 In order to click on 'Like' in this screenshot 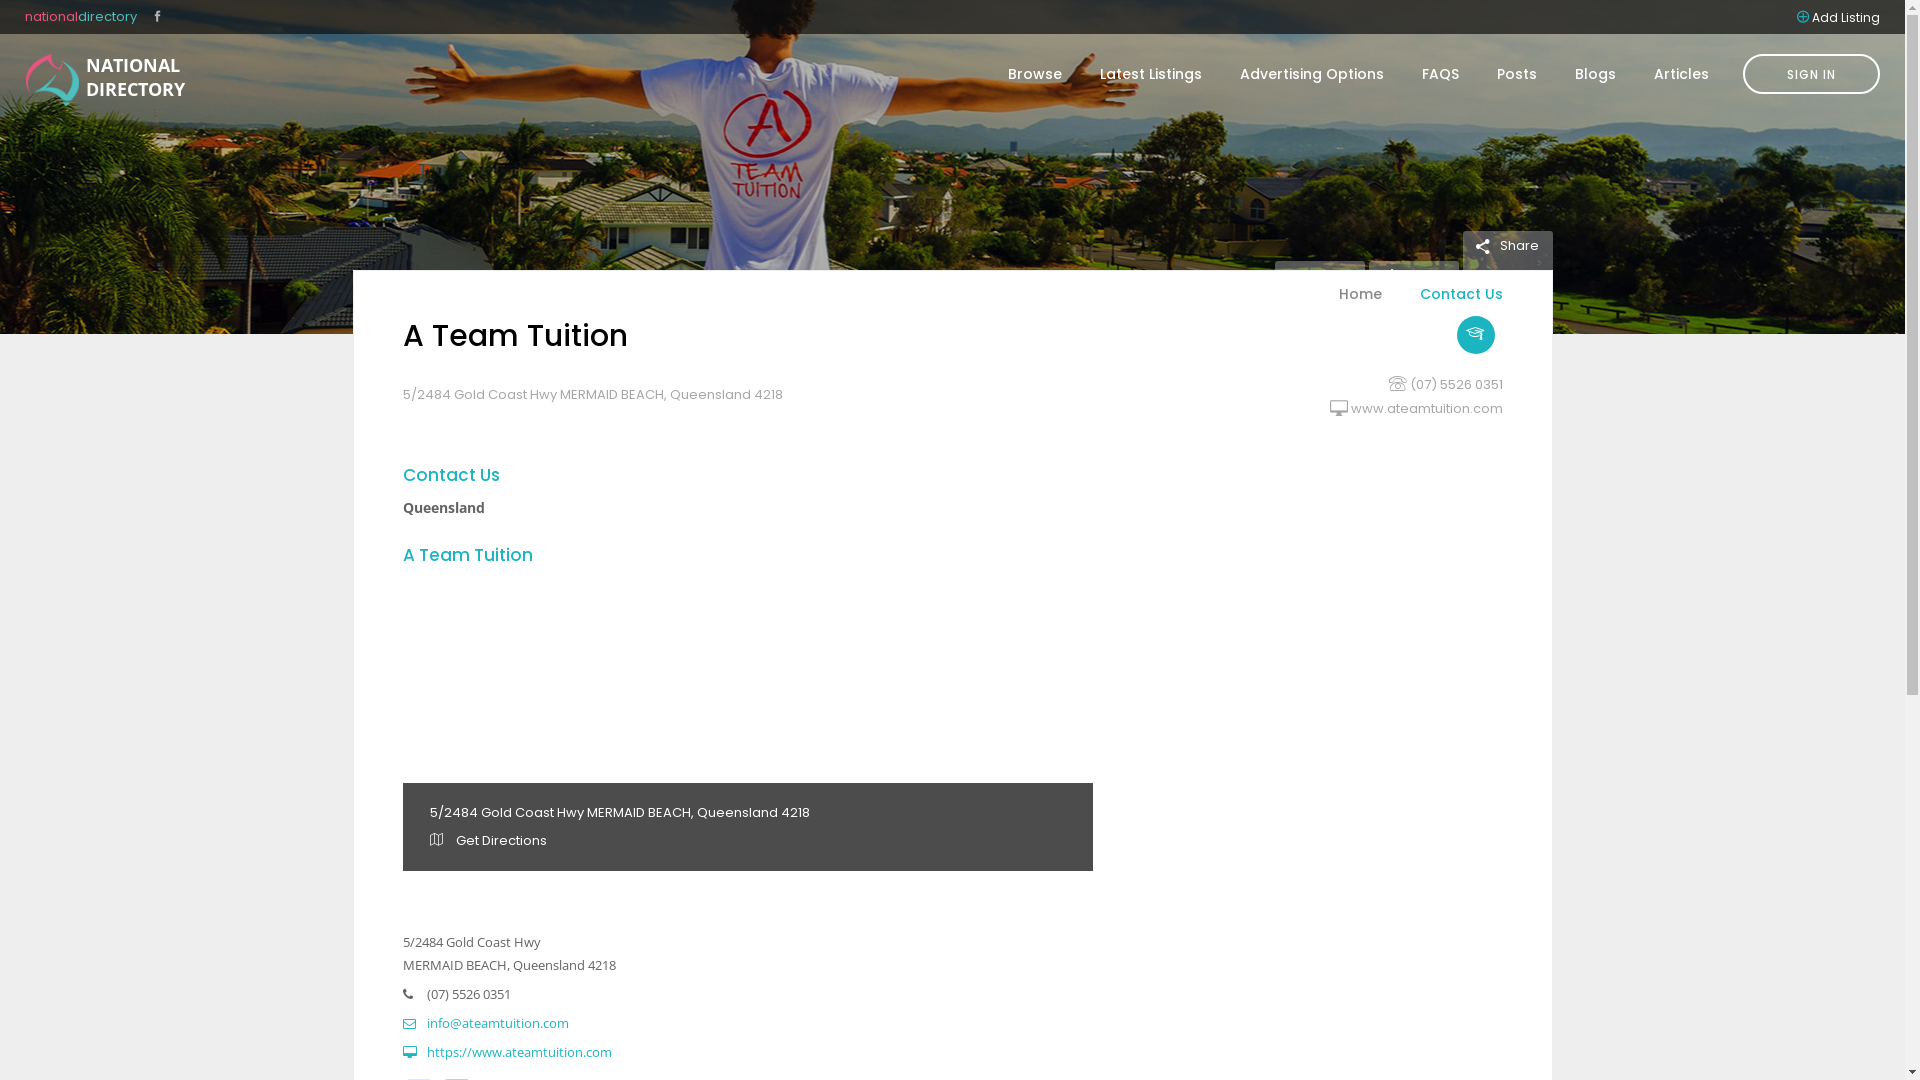, I will do `click(1404, 274)`.